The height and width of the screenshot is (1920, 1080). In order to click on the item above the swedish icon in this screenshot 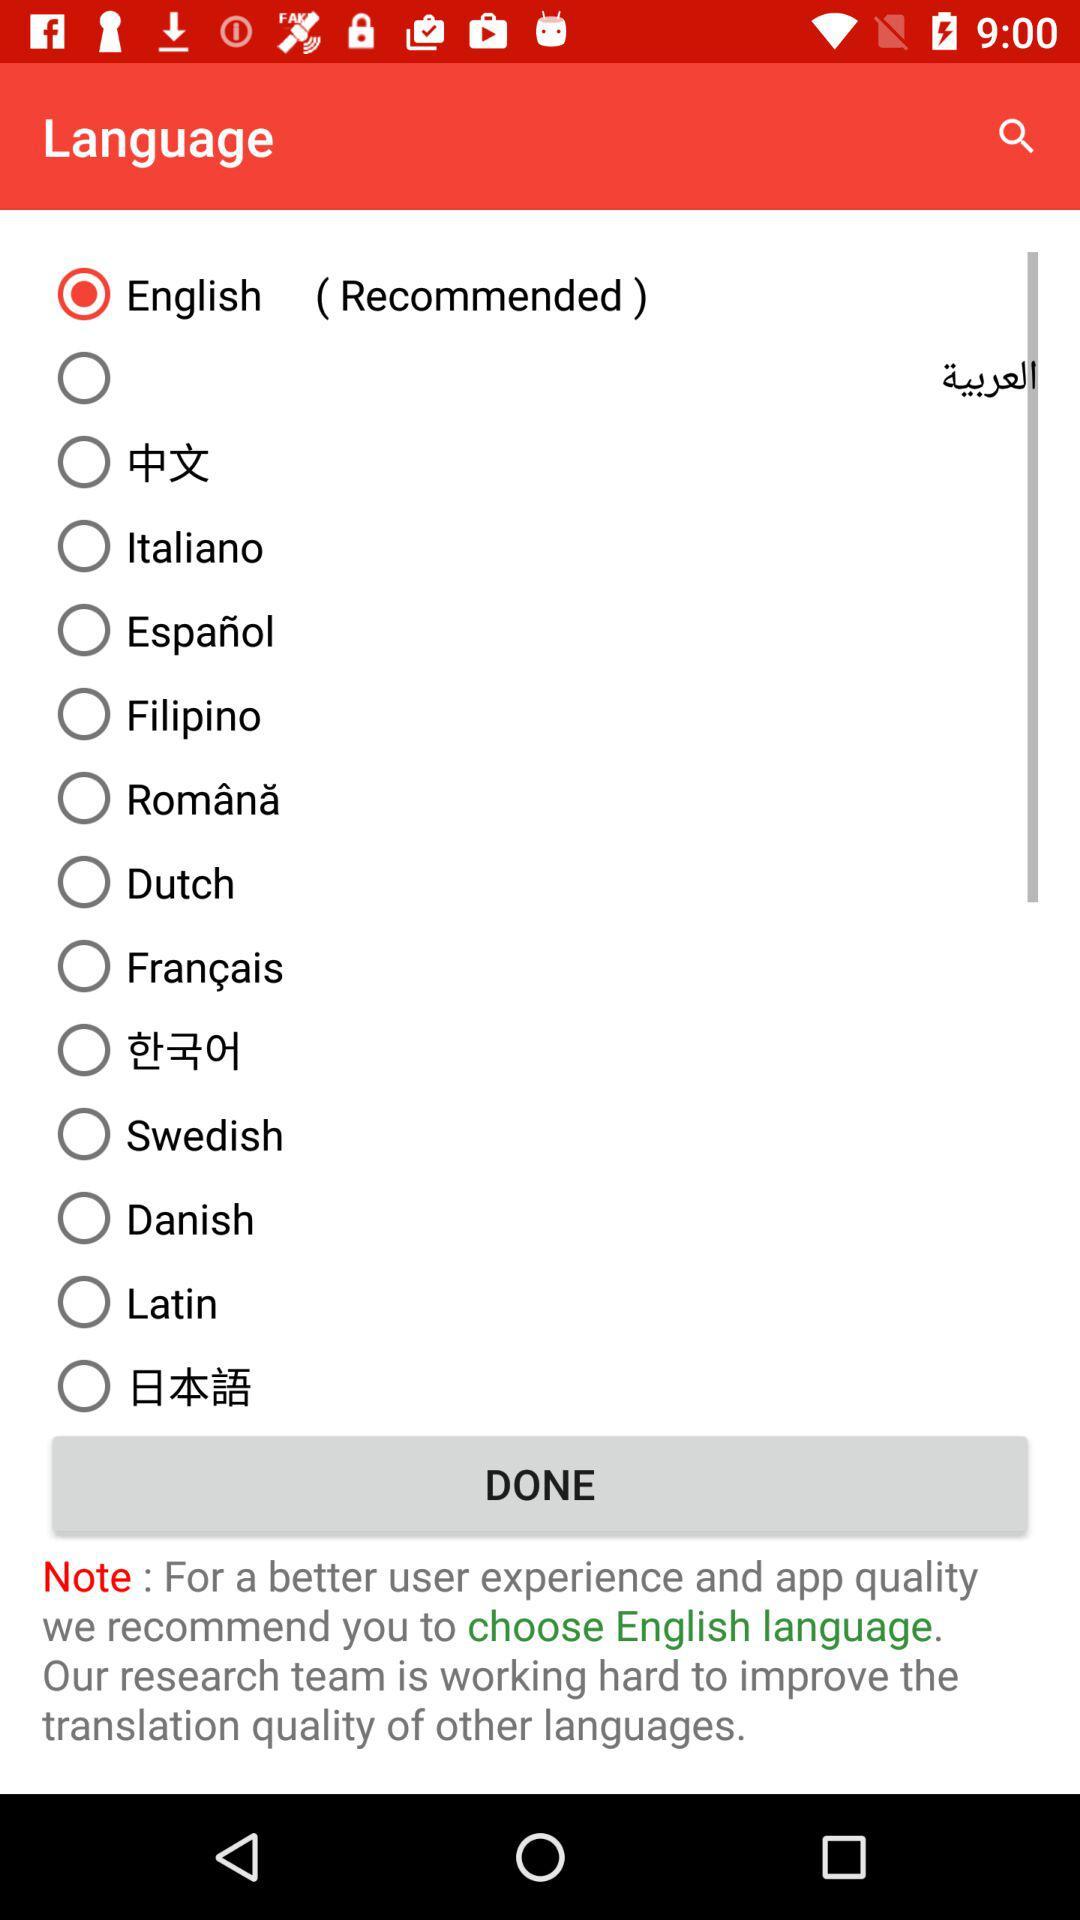, I will do `click(540, 1049)`.